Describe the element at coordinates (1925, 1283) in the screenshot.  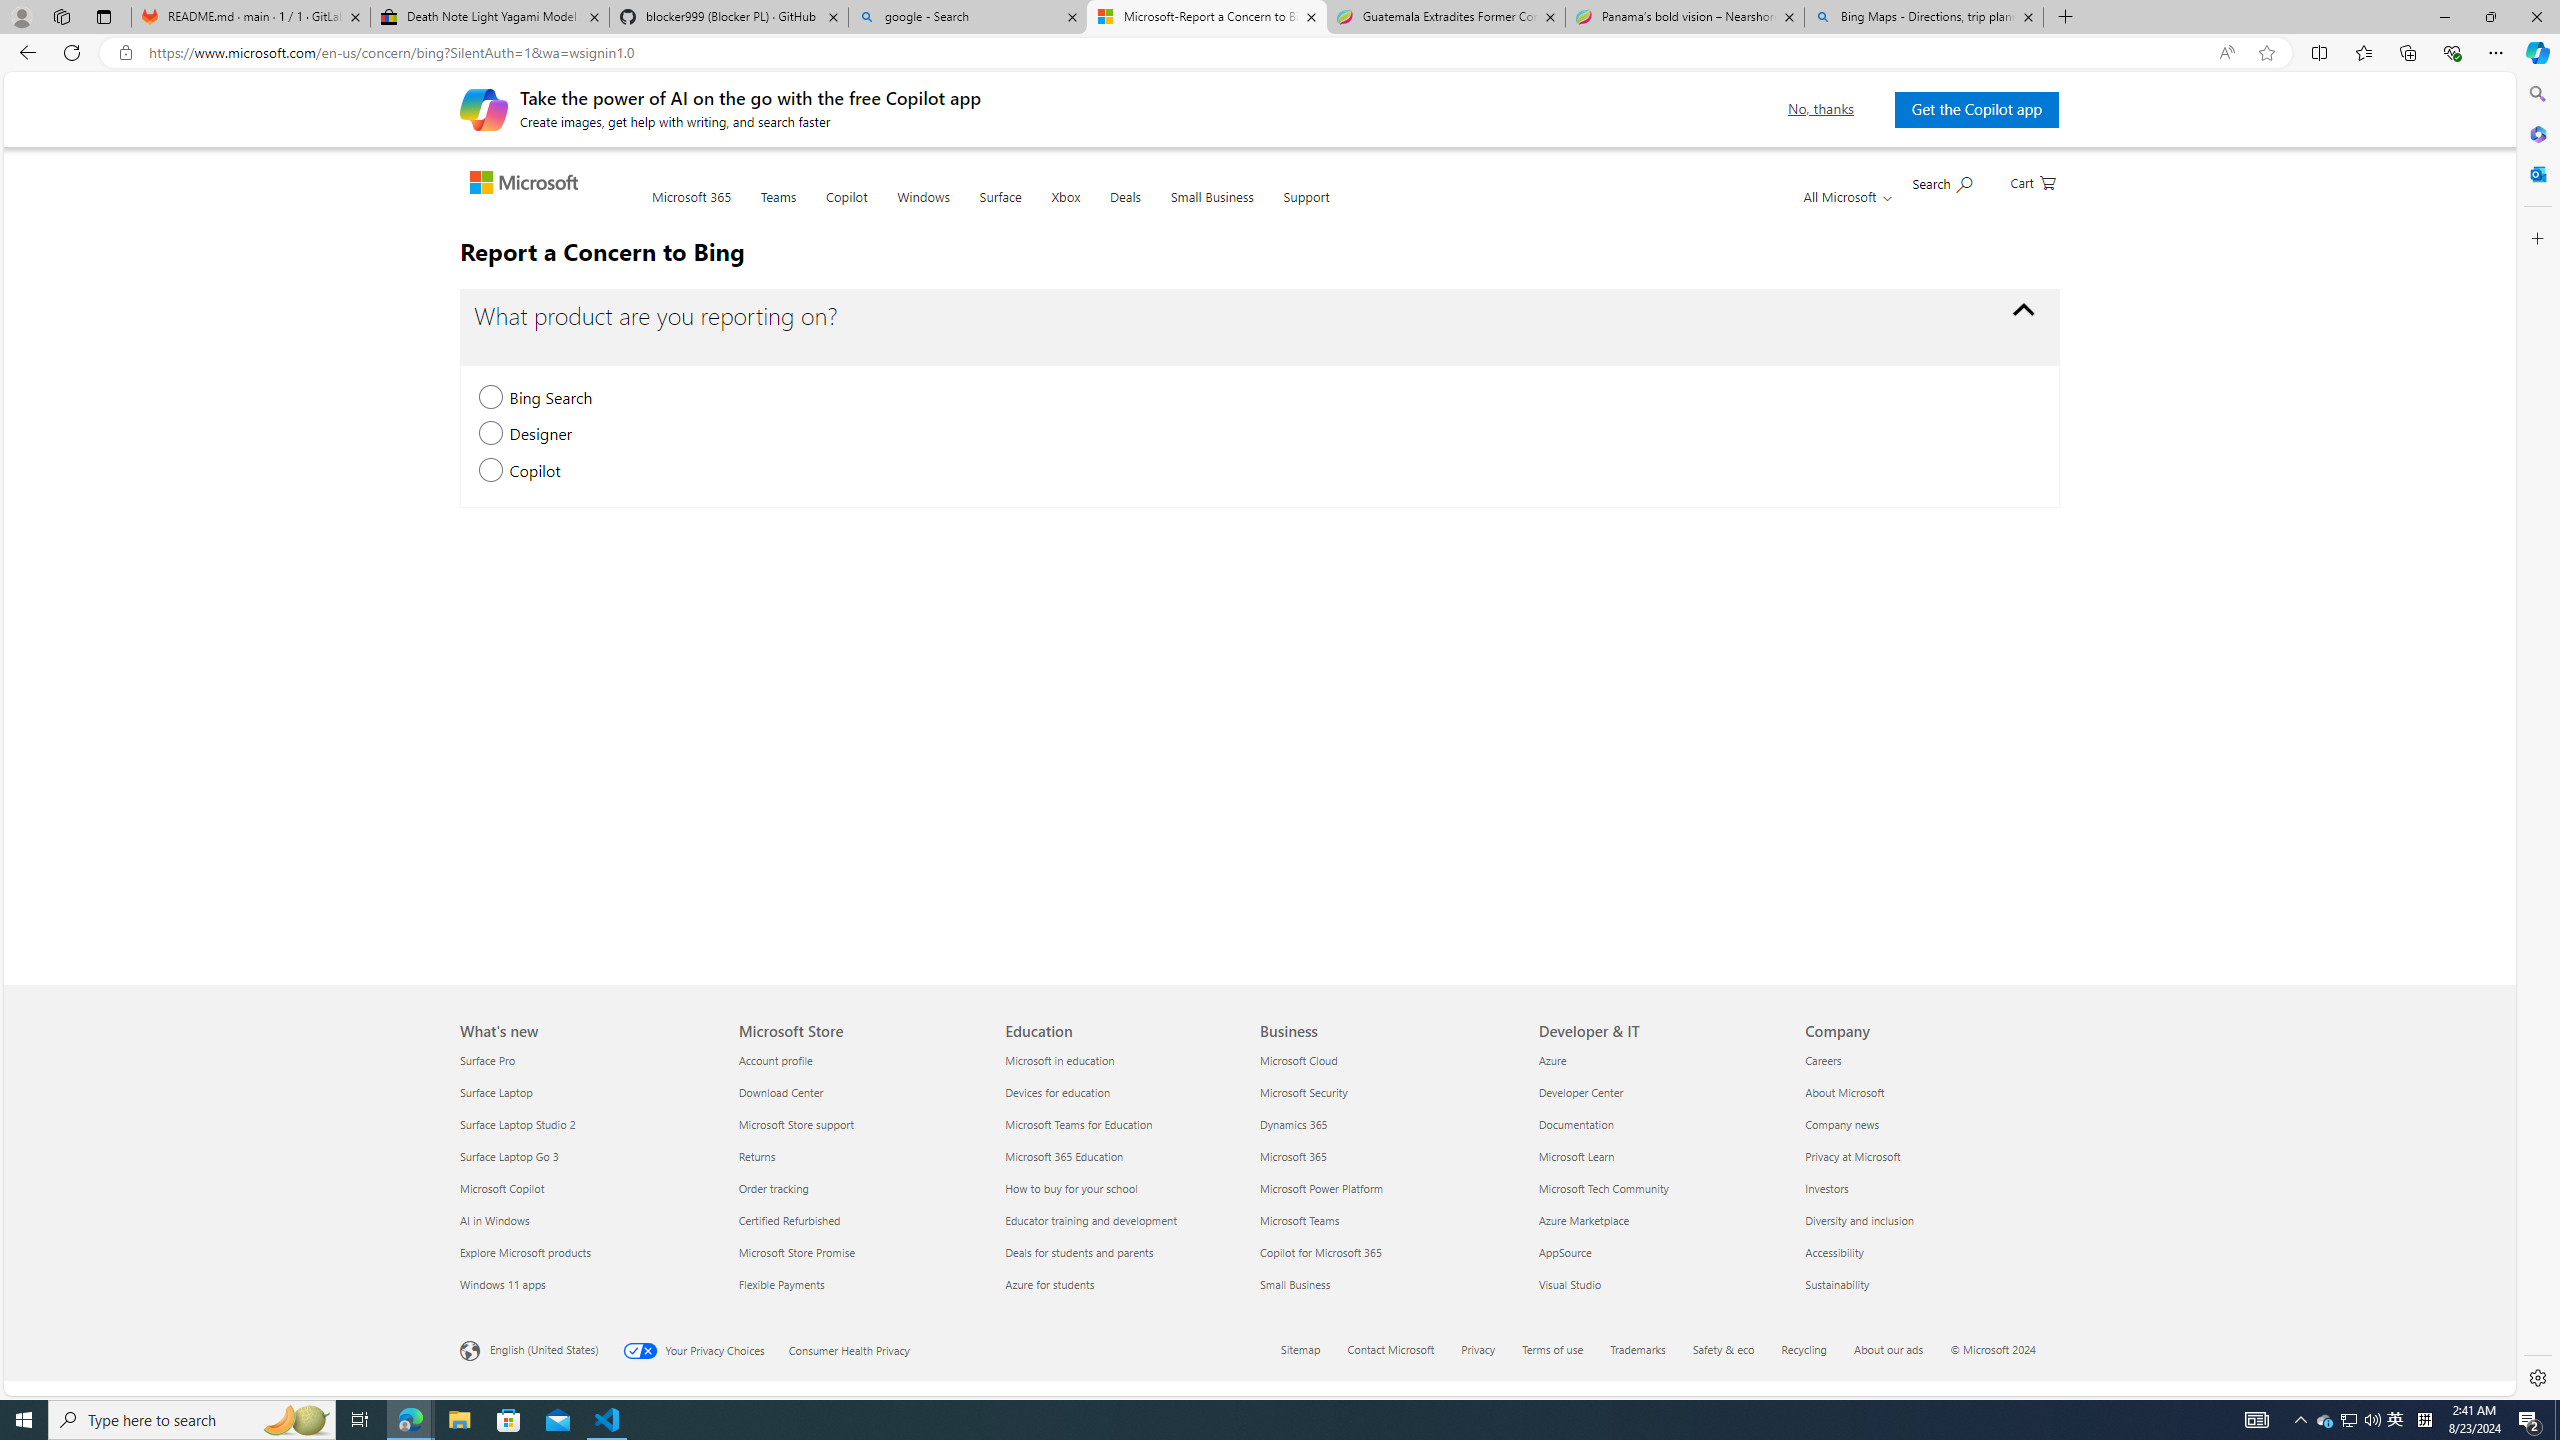
I see `'Sustainability'` at that location.